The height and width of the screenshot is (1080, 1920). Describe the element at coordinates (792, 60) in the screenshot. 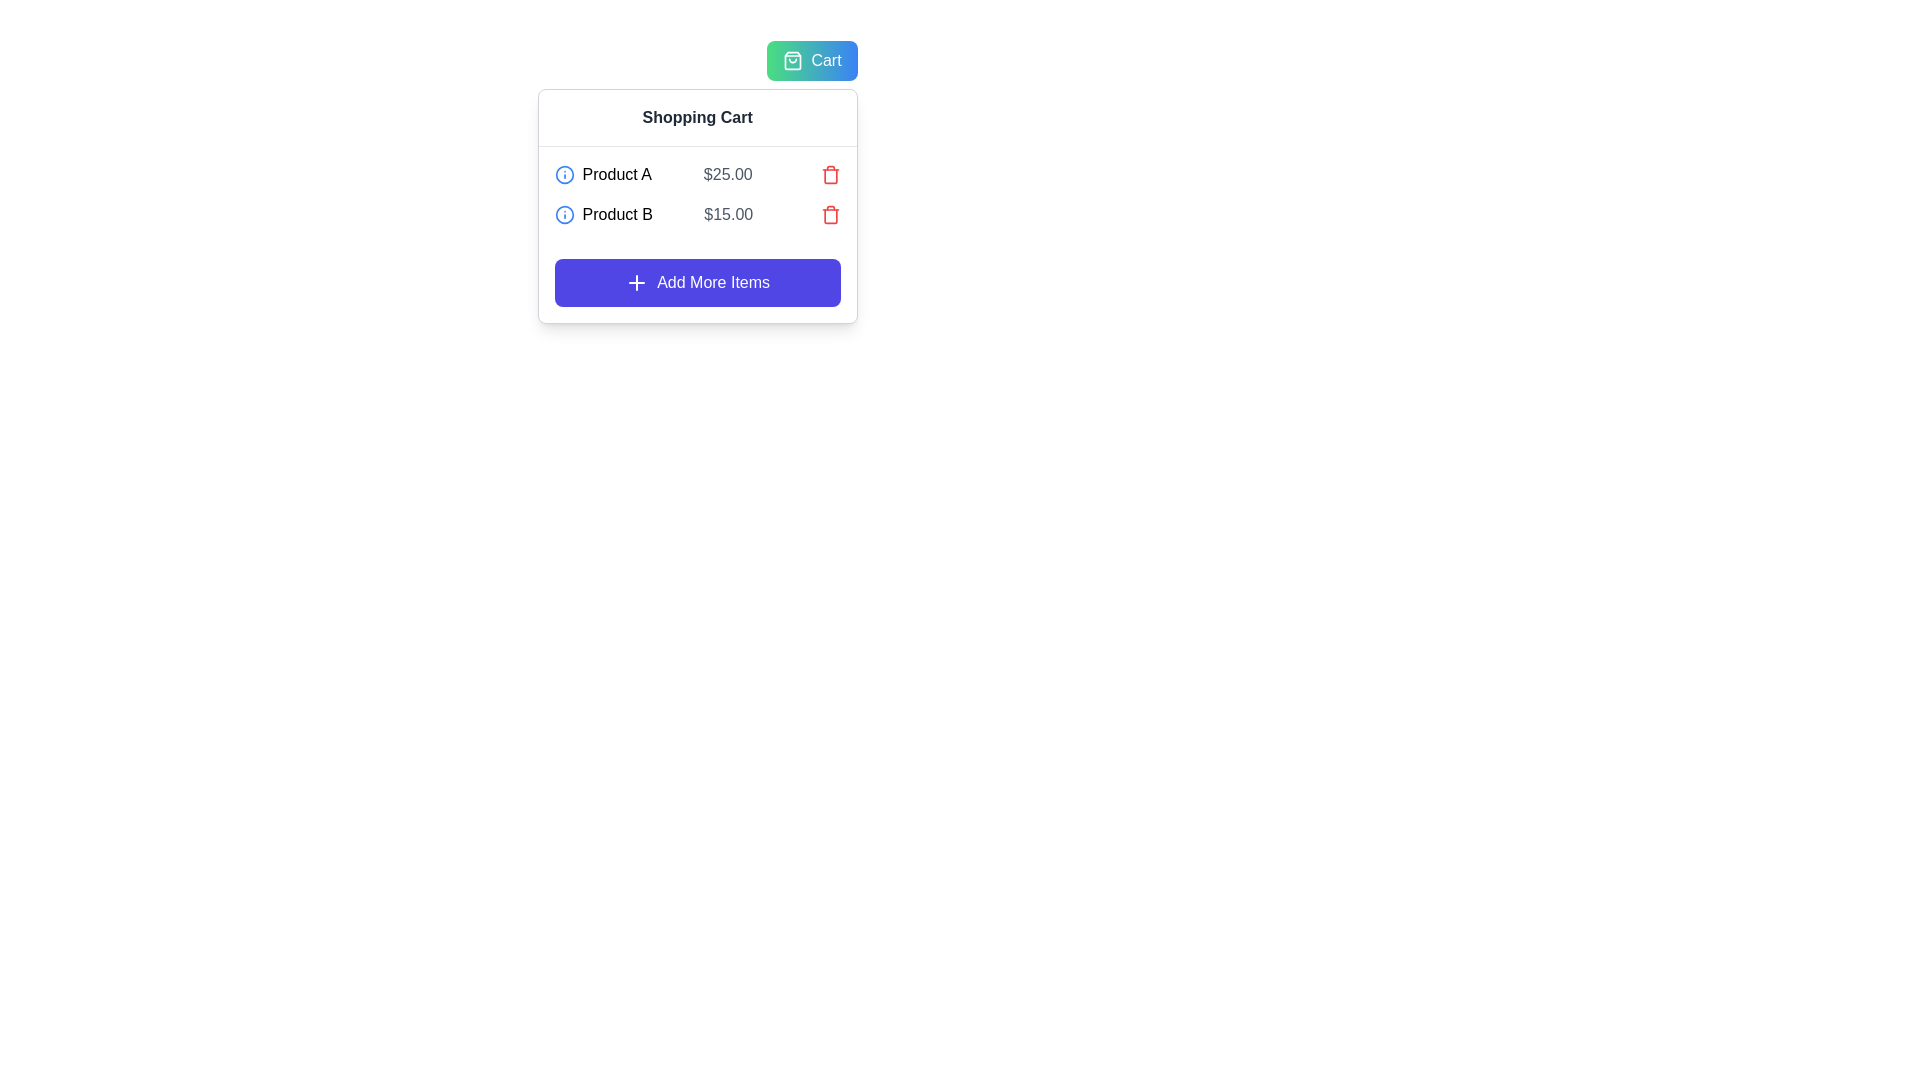

I see `the shopping cart icon located at the top-right corner of the interface, adjacent to the text 'Cart'` at that location.